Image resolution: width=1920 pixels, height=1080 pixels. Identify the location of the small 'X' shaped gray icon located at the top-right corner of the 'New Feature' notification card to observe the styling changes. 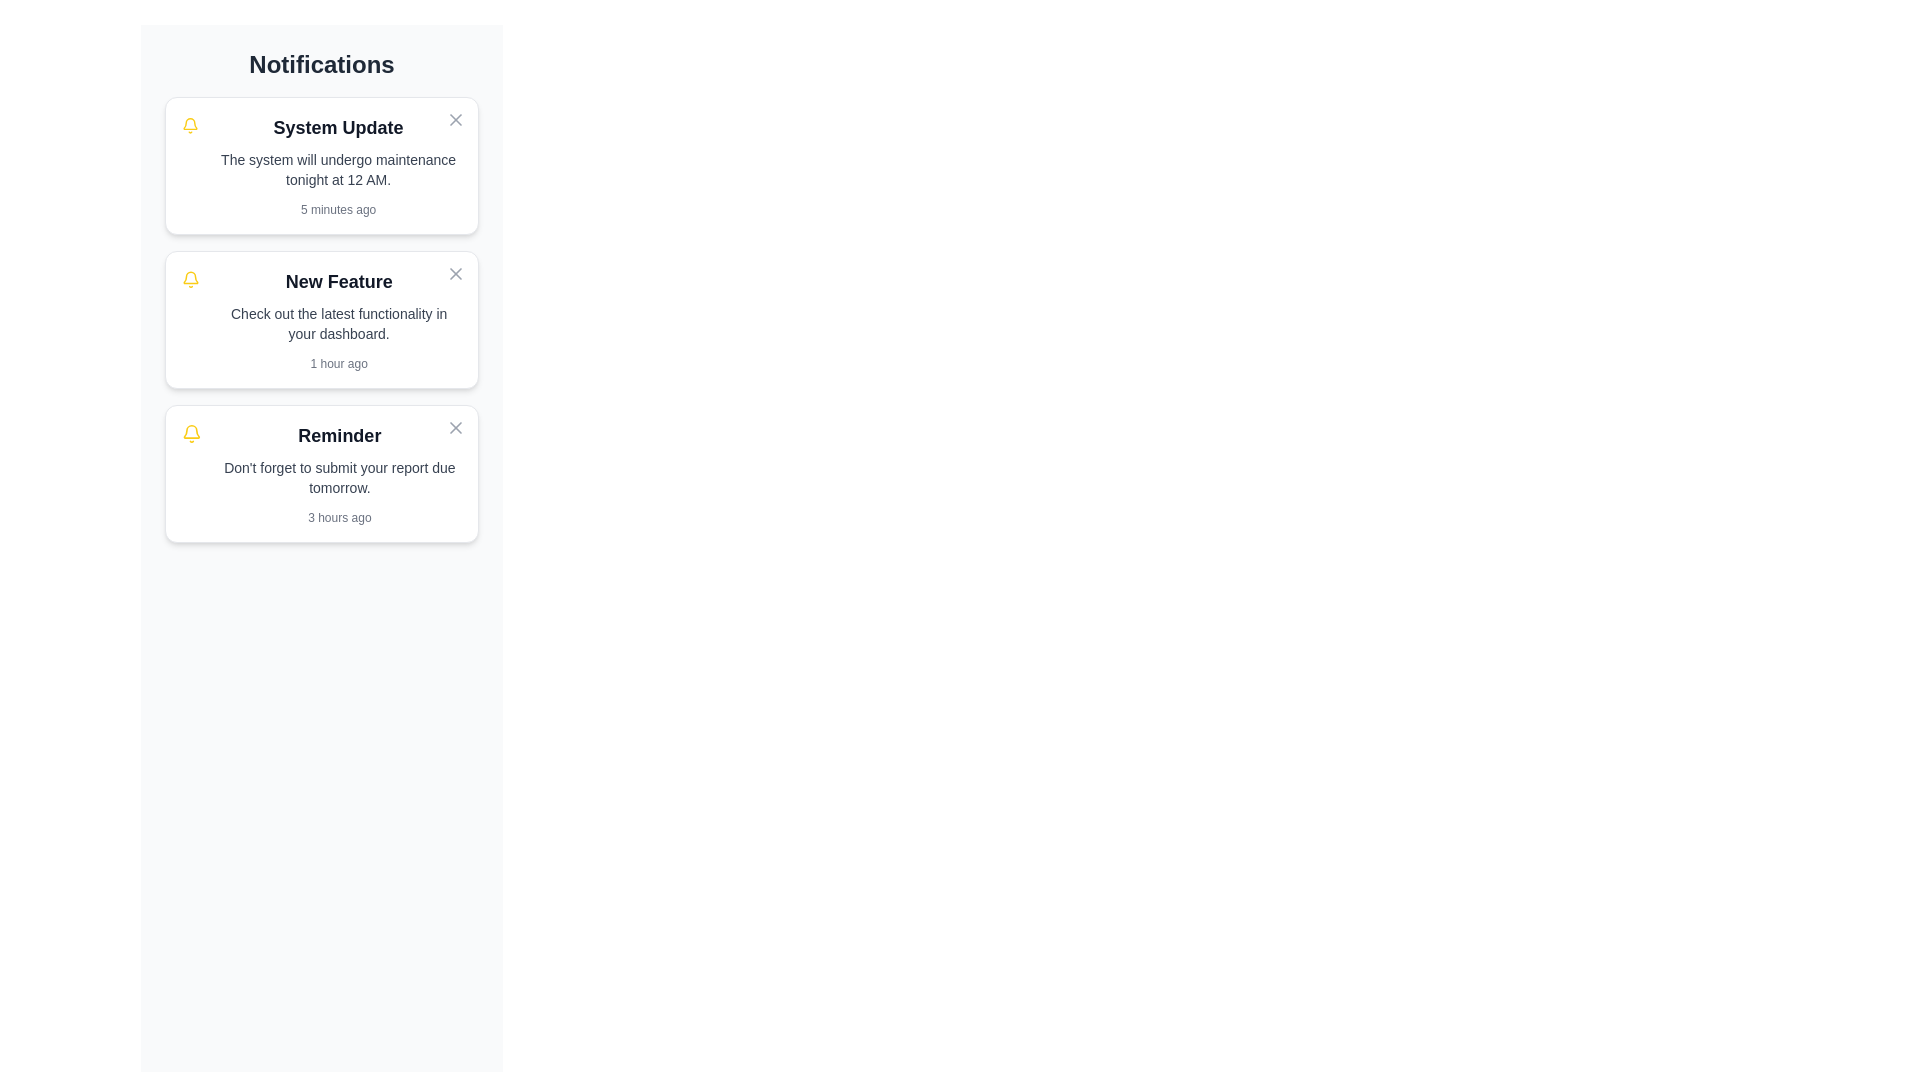
(455, 273).